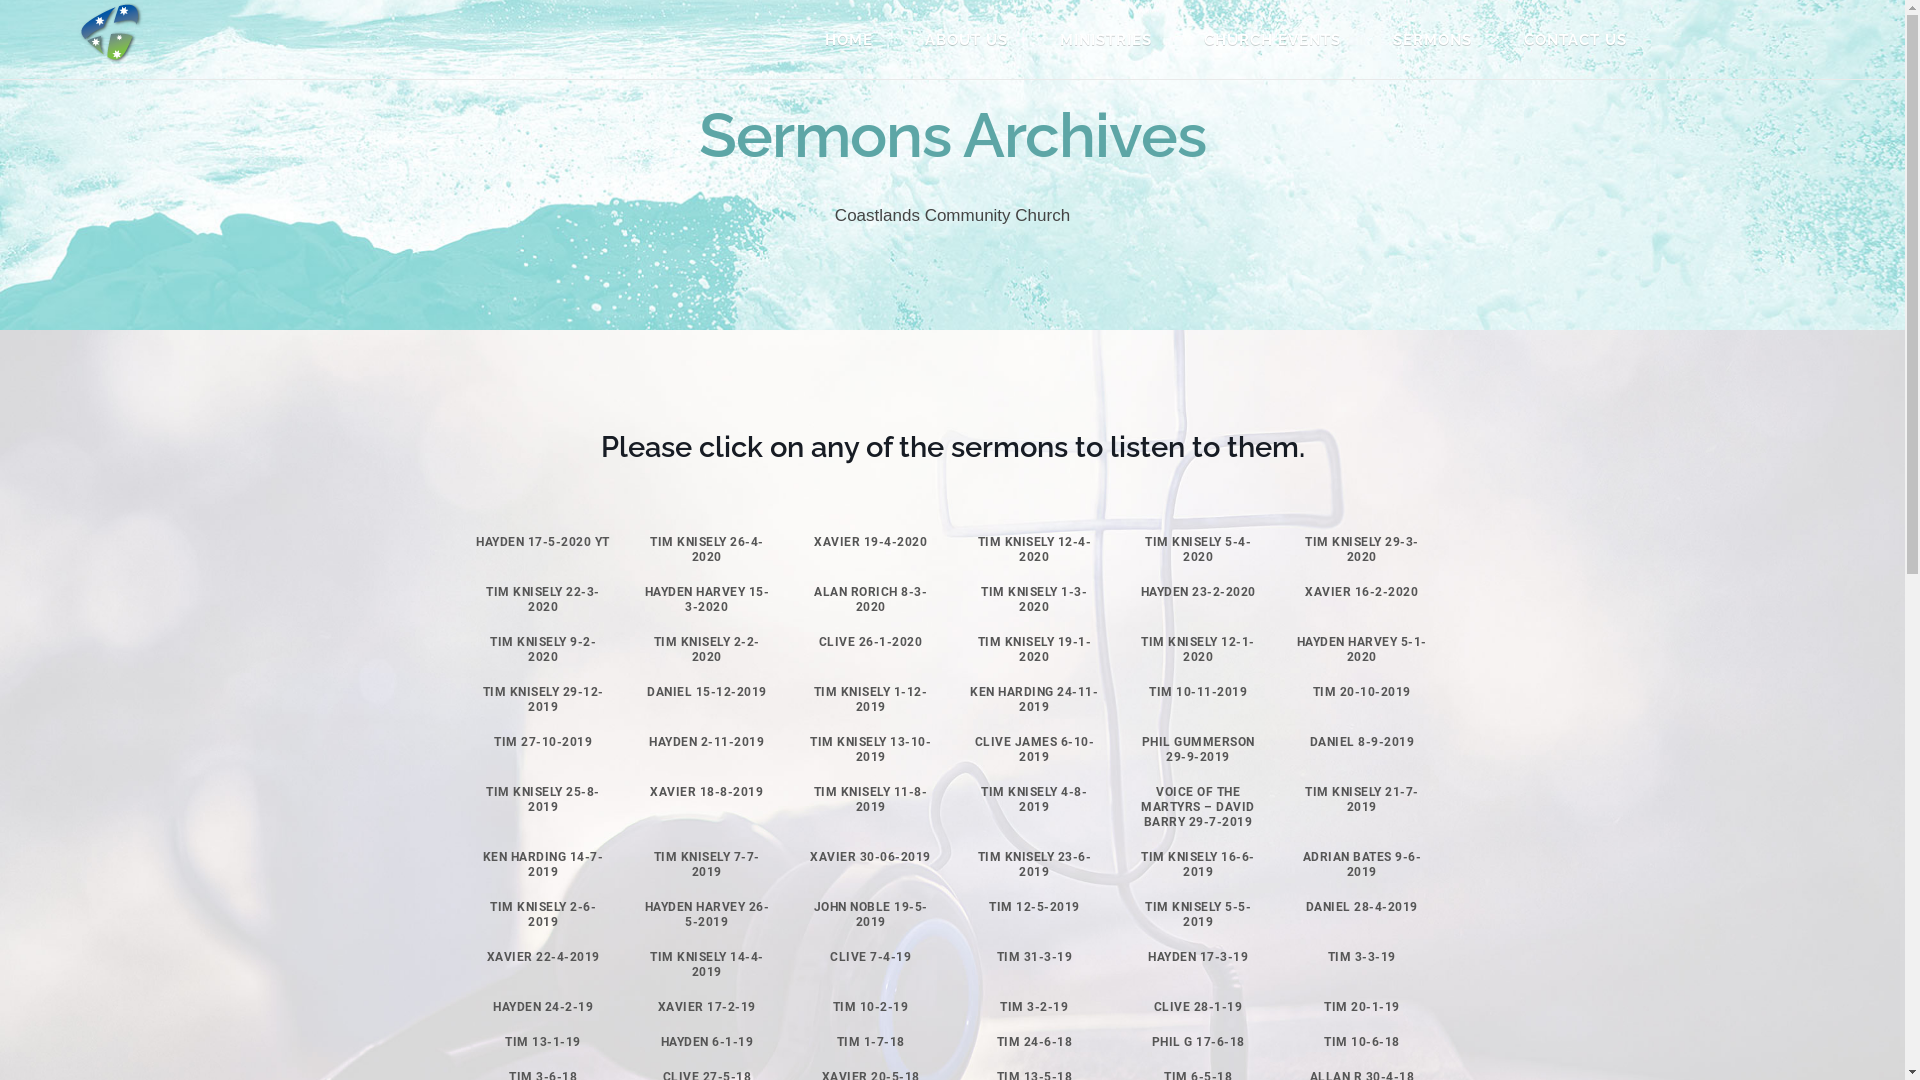 This screenshot has width=1920, height=1080. I want to click on 'TIM KNISELY 25-8-2019', so click(542, 798).